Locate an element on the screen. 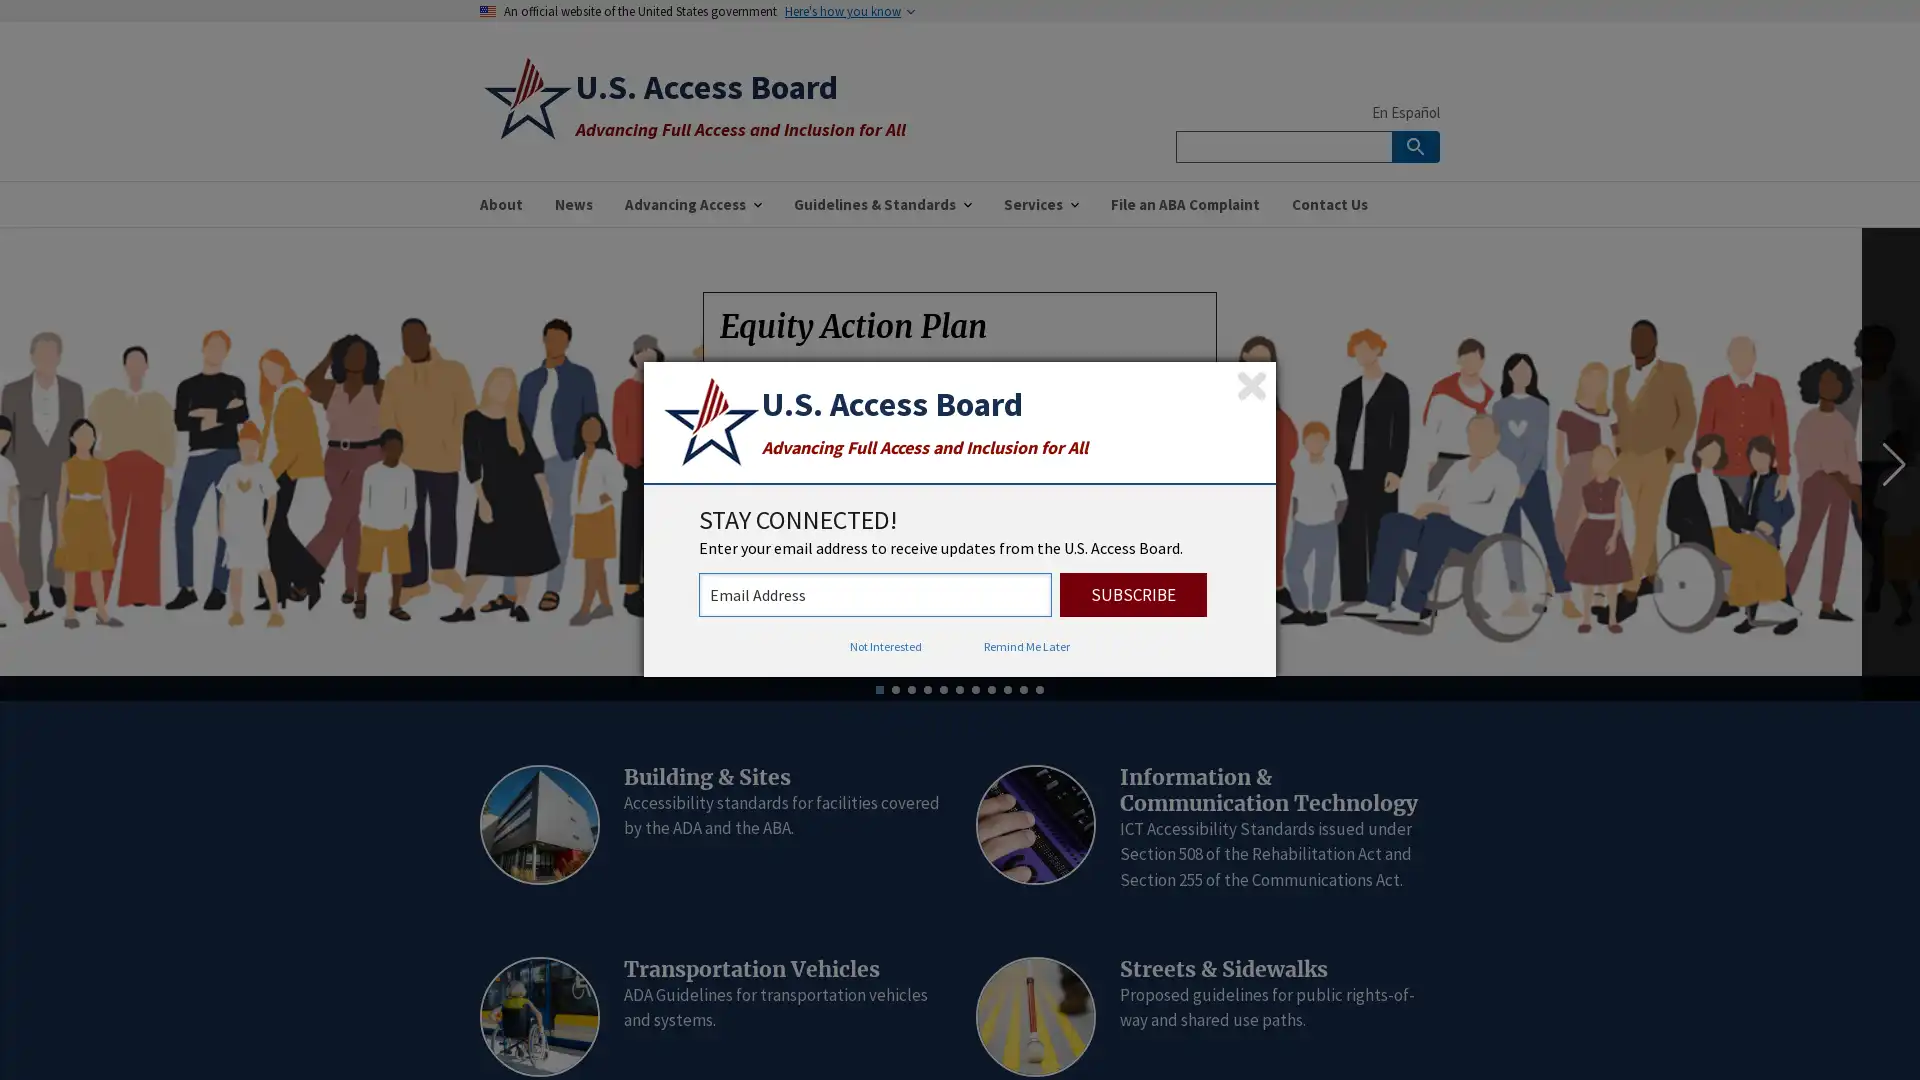  Remind Me Later is located at coordinates (1027, 647).